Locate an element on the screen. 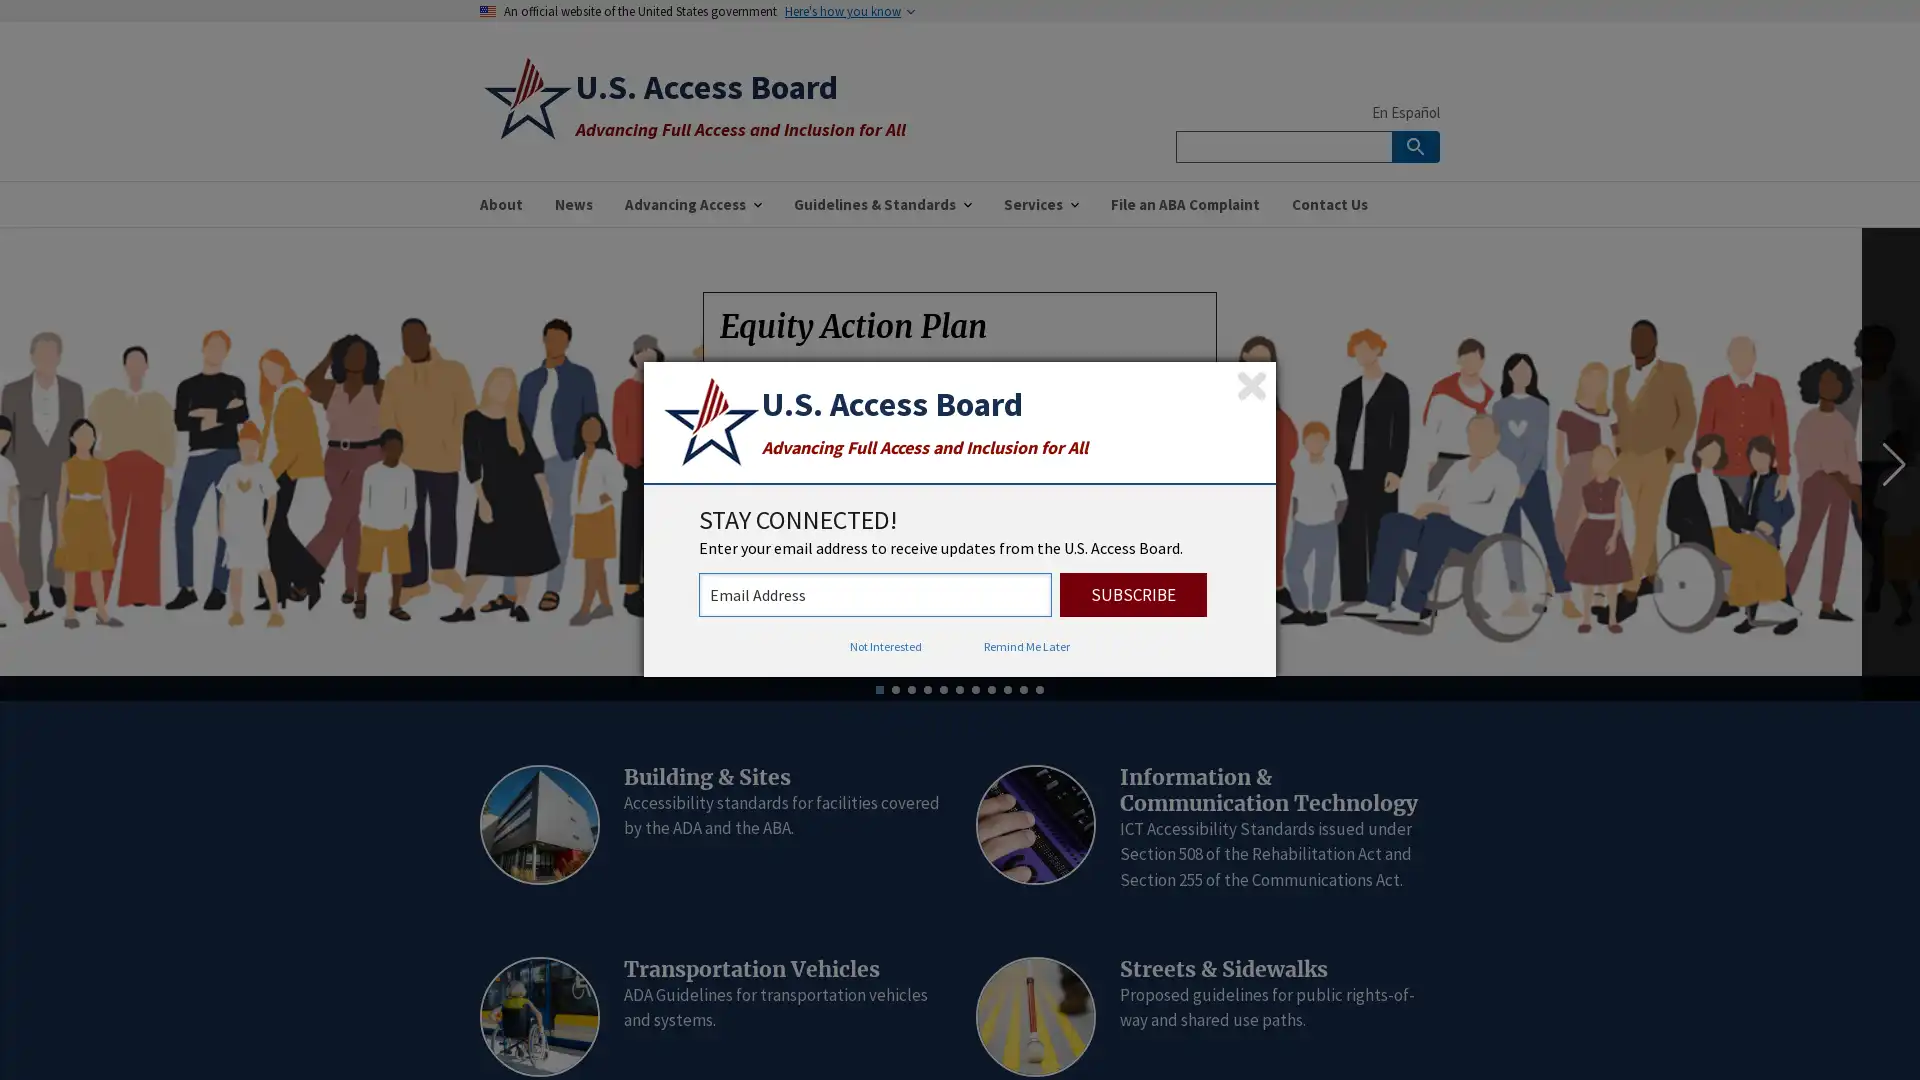  Remind Me Later is located at coordinates (1027, 647).